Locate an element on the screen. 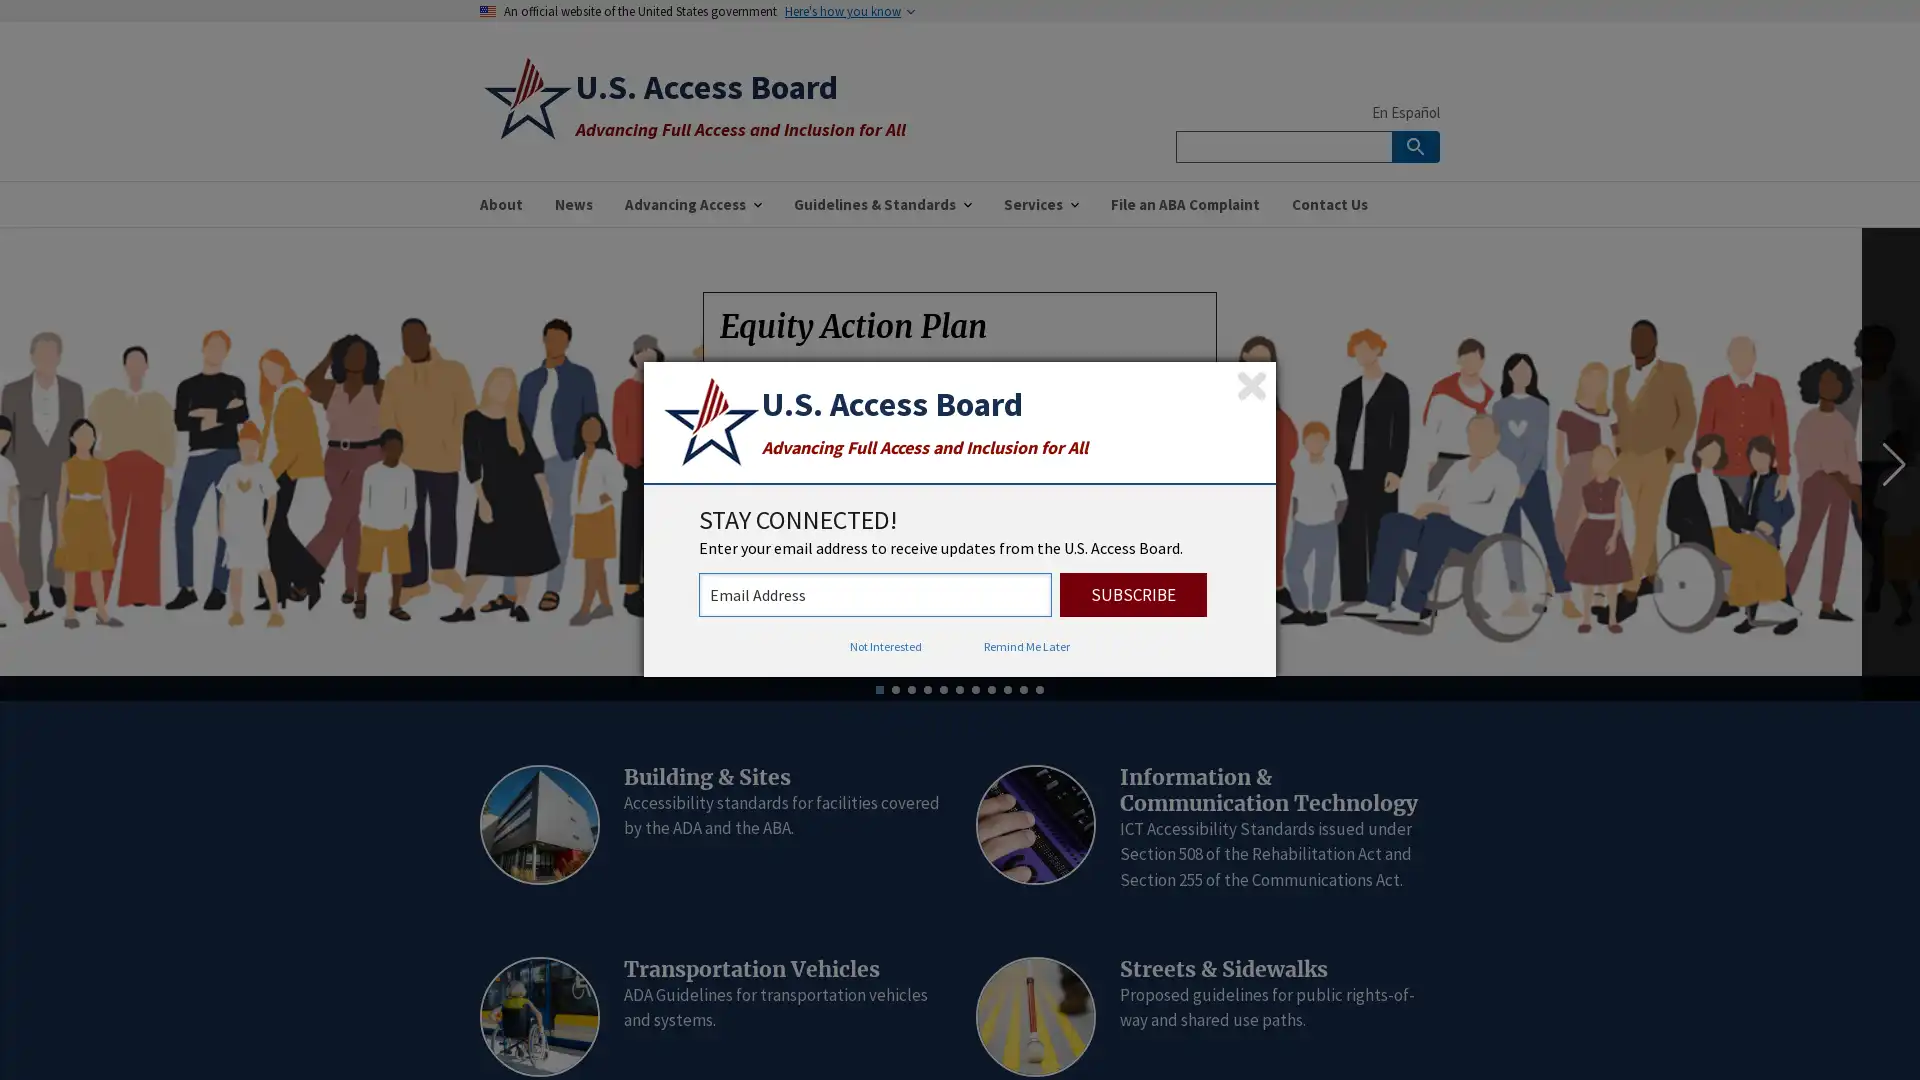  Remind Me Later is located at coordinates (1027, 647).